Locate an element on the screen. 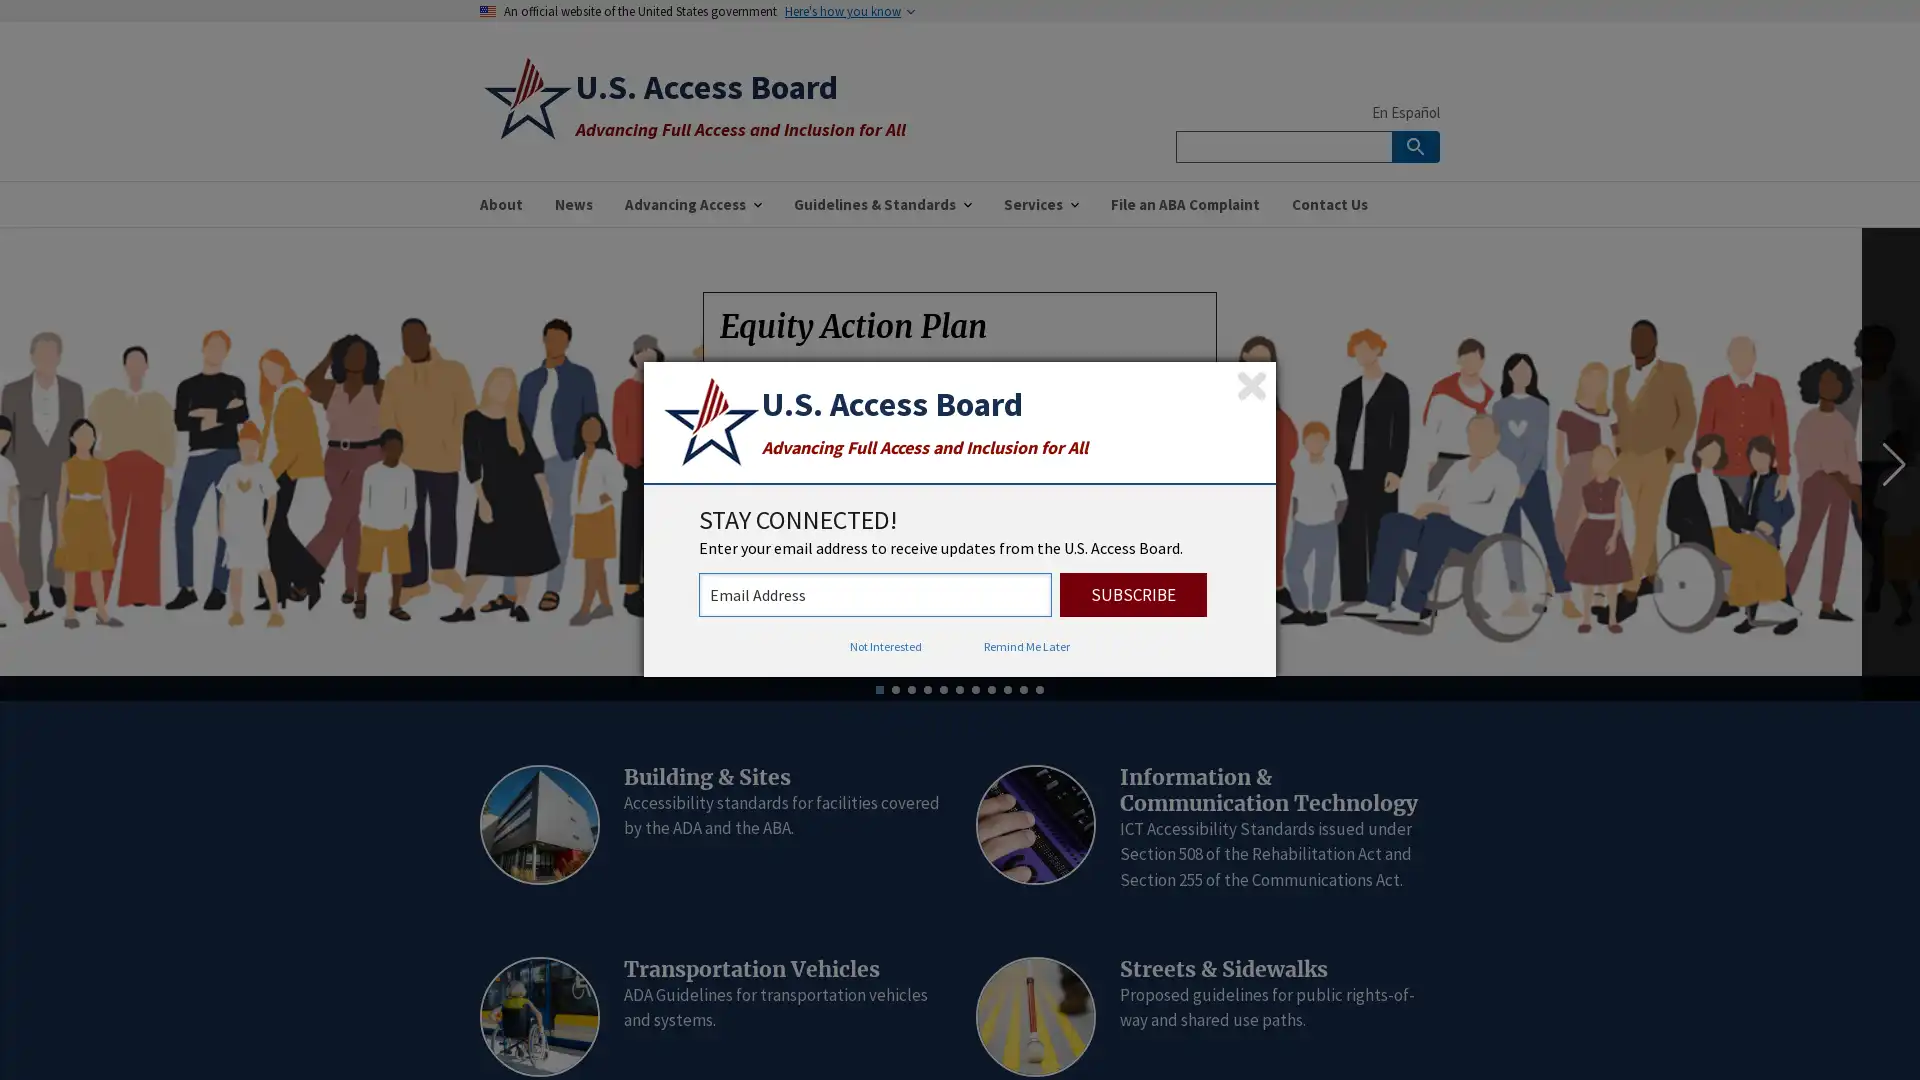  Remind Me Later is located at coordinates (1027, 647).